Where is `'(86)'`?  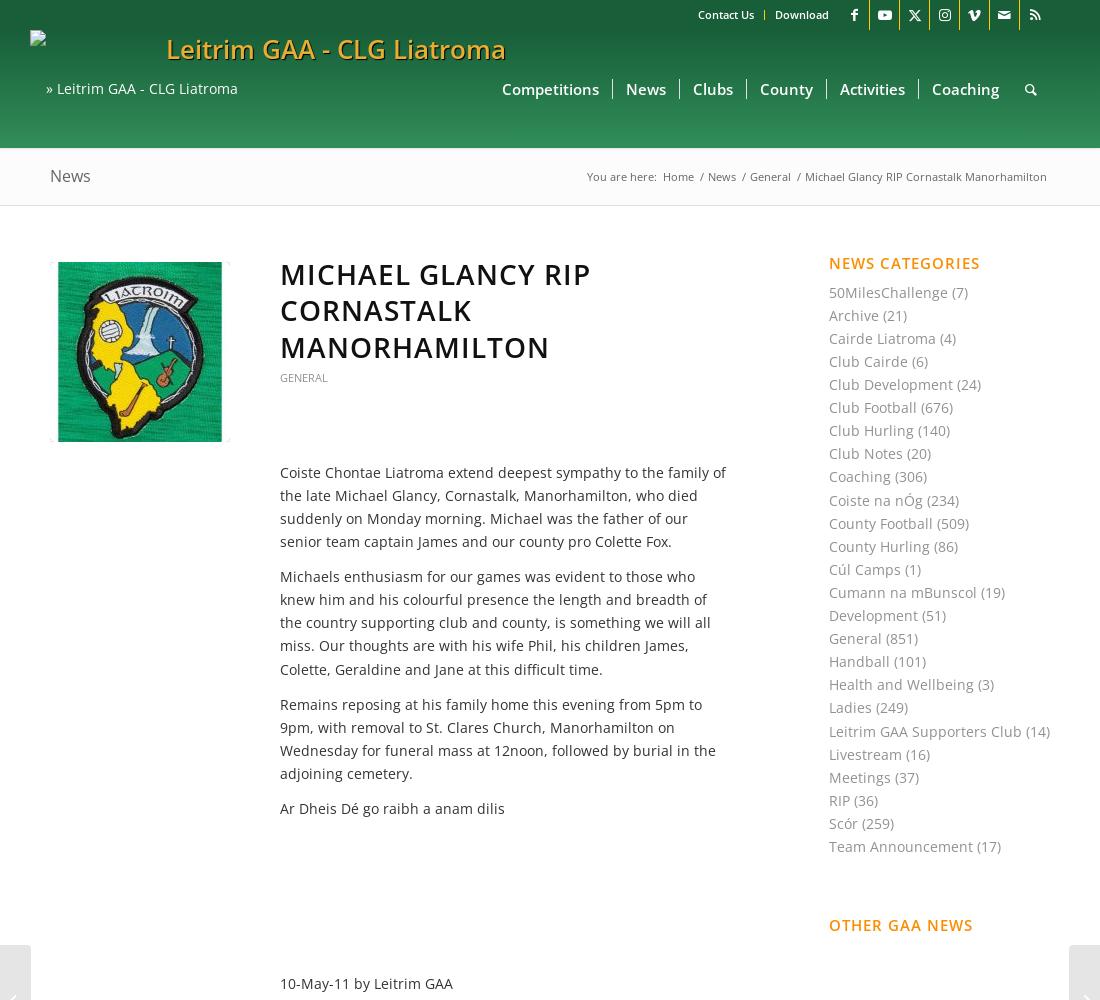
'(86)' is located at coordinates (930, 545).